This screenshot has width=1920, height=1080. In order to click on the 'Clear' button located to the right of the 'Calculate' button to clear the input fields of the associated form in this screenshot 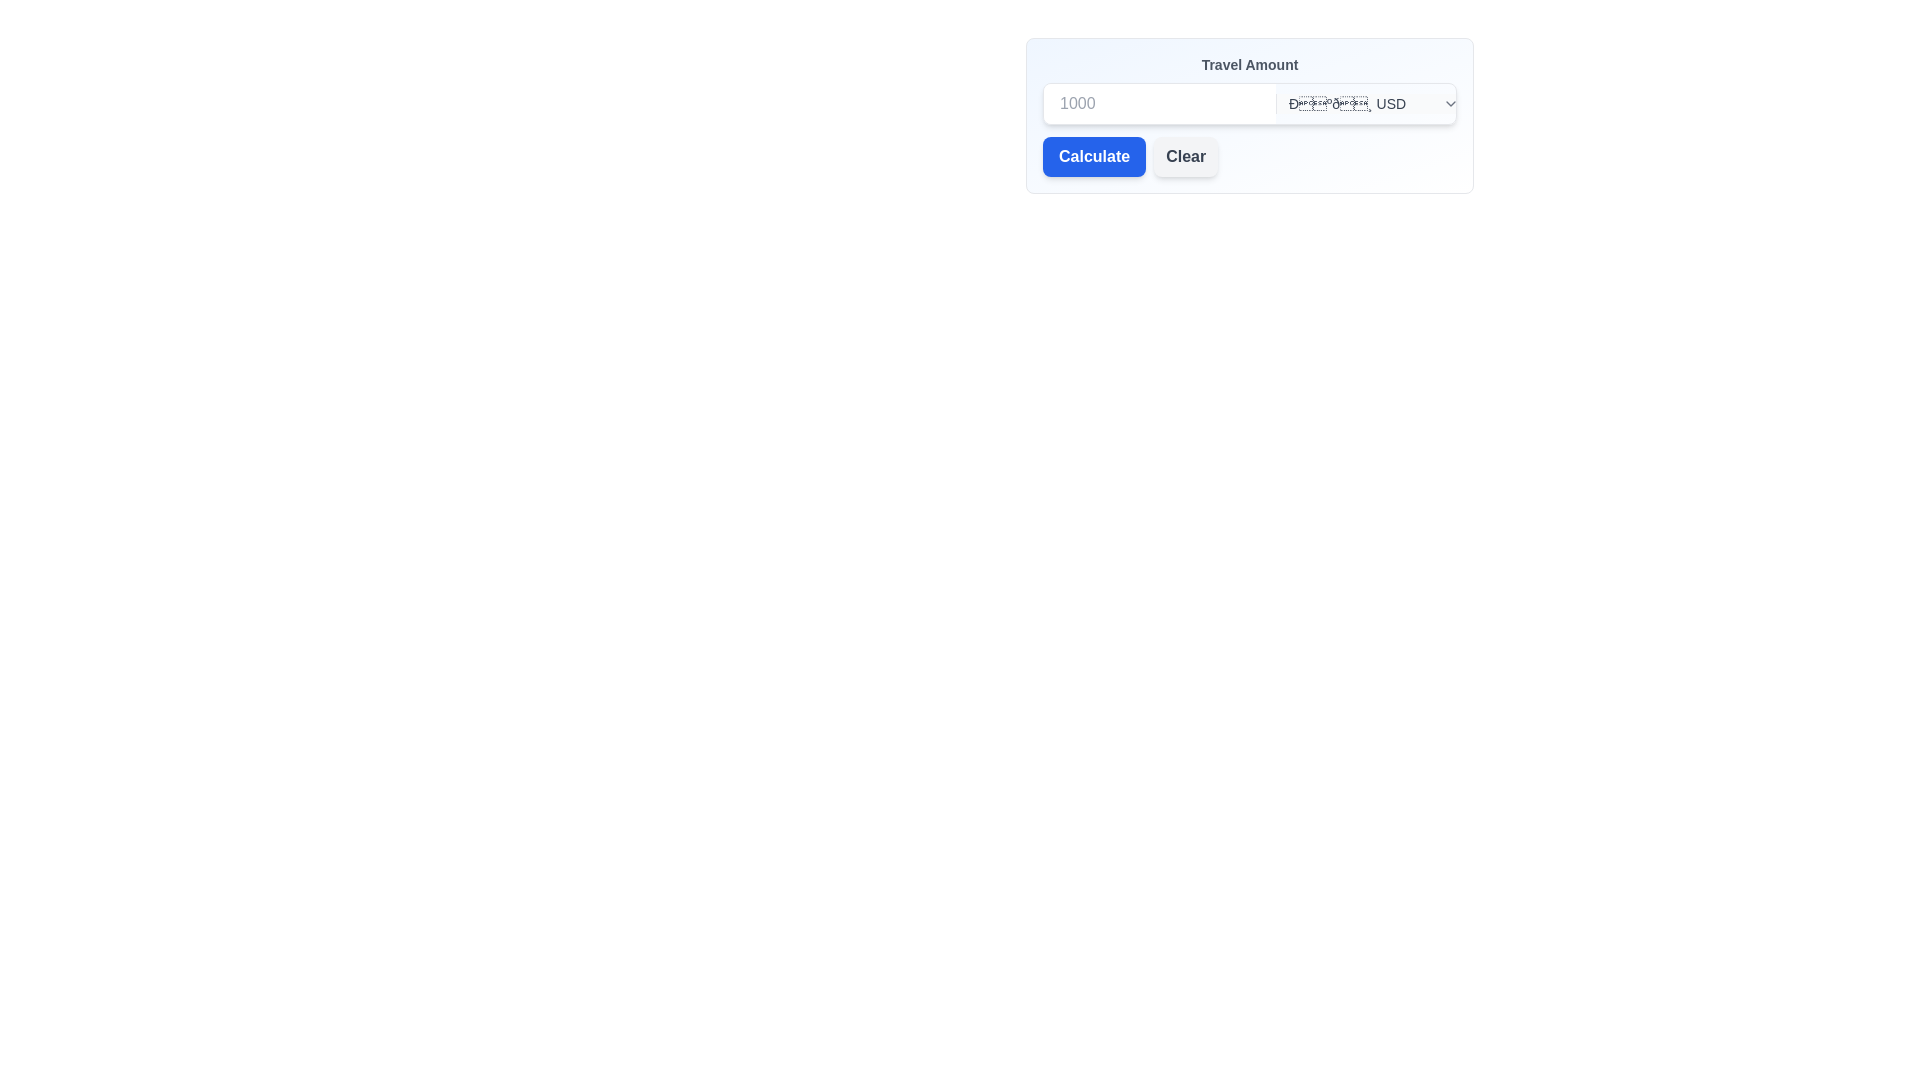, I will do `click(1186, 156)`.